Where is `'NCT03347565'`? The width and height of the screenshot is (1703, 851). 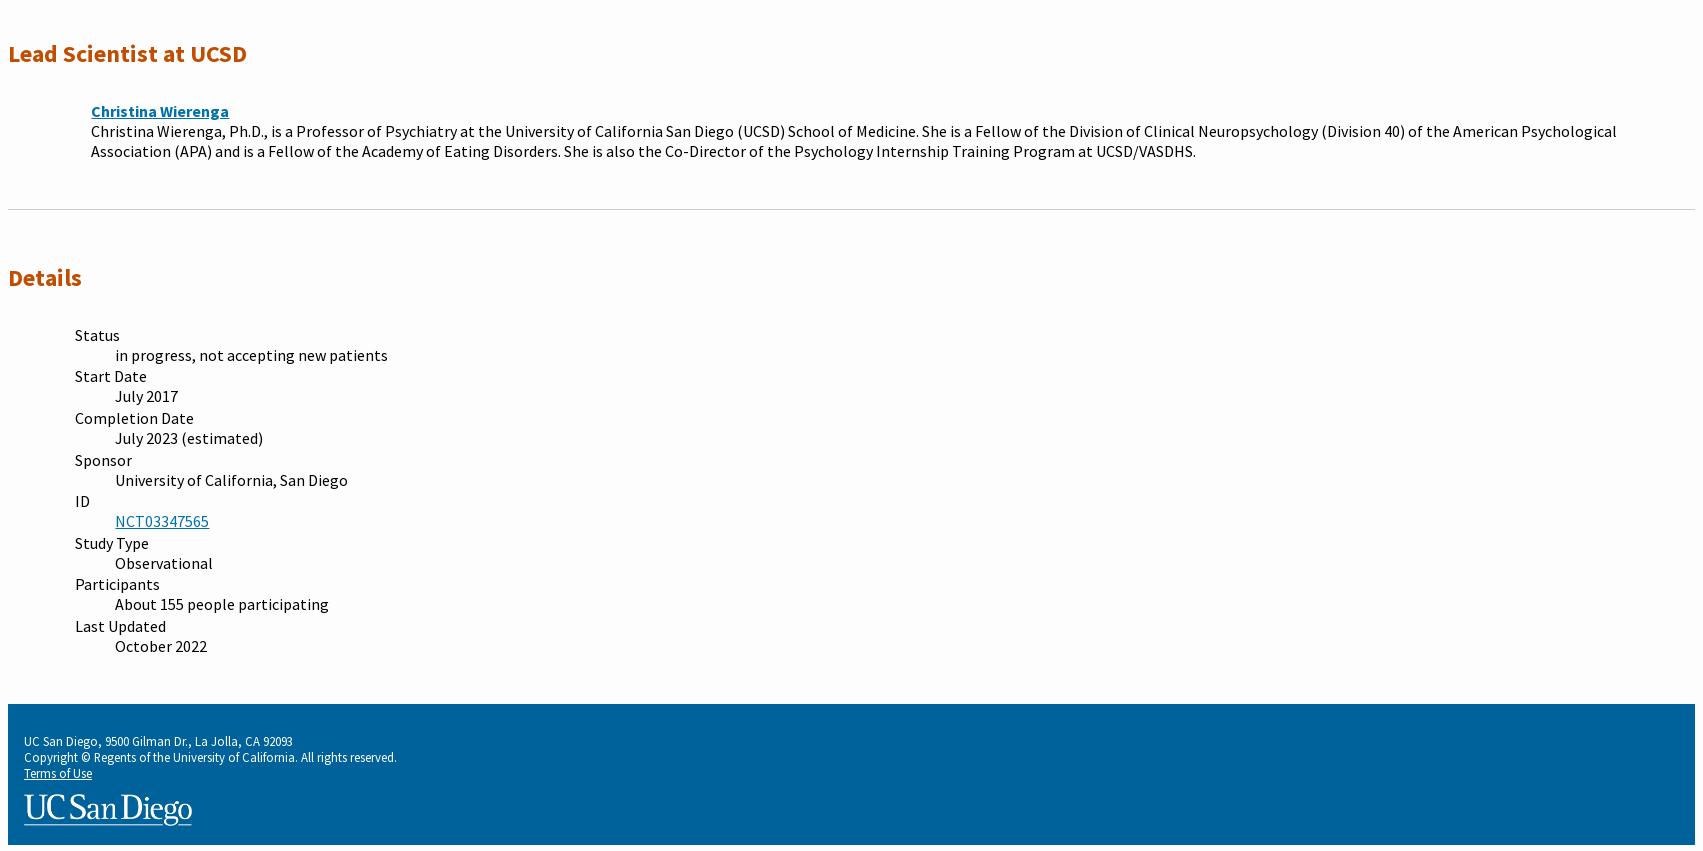
'NCT03347565' is located at coordinates (161, 520).